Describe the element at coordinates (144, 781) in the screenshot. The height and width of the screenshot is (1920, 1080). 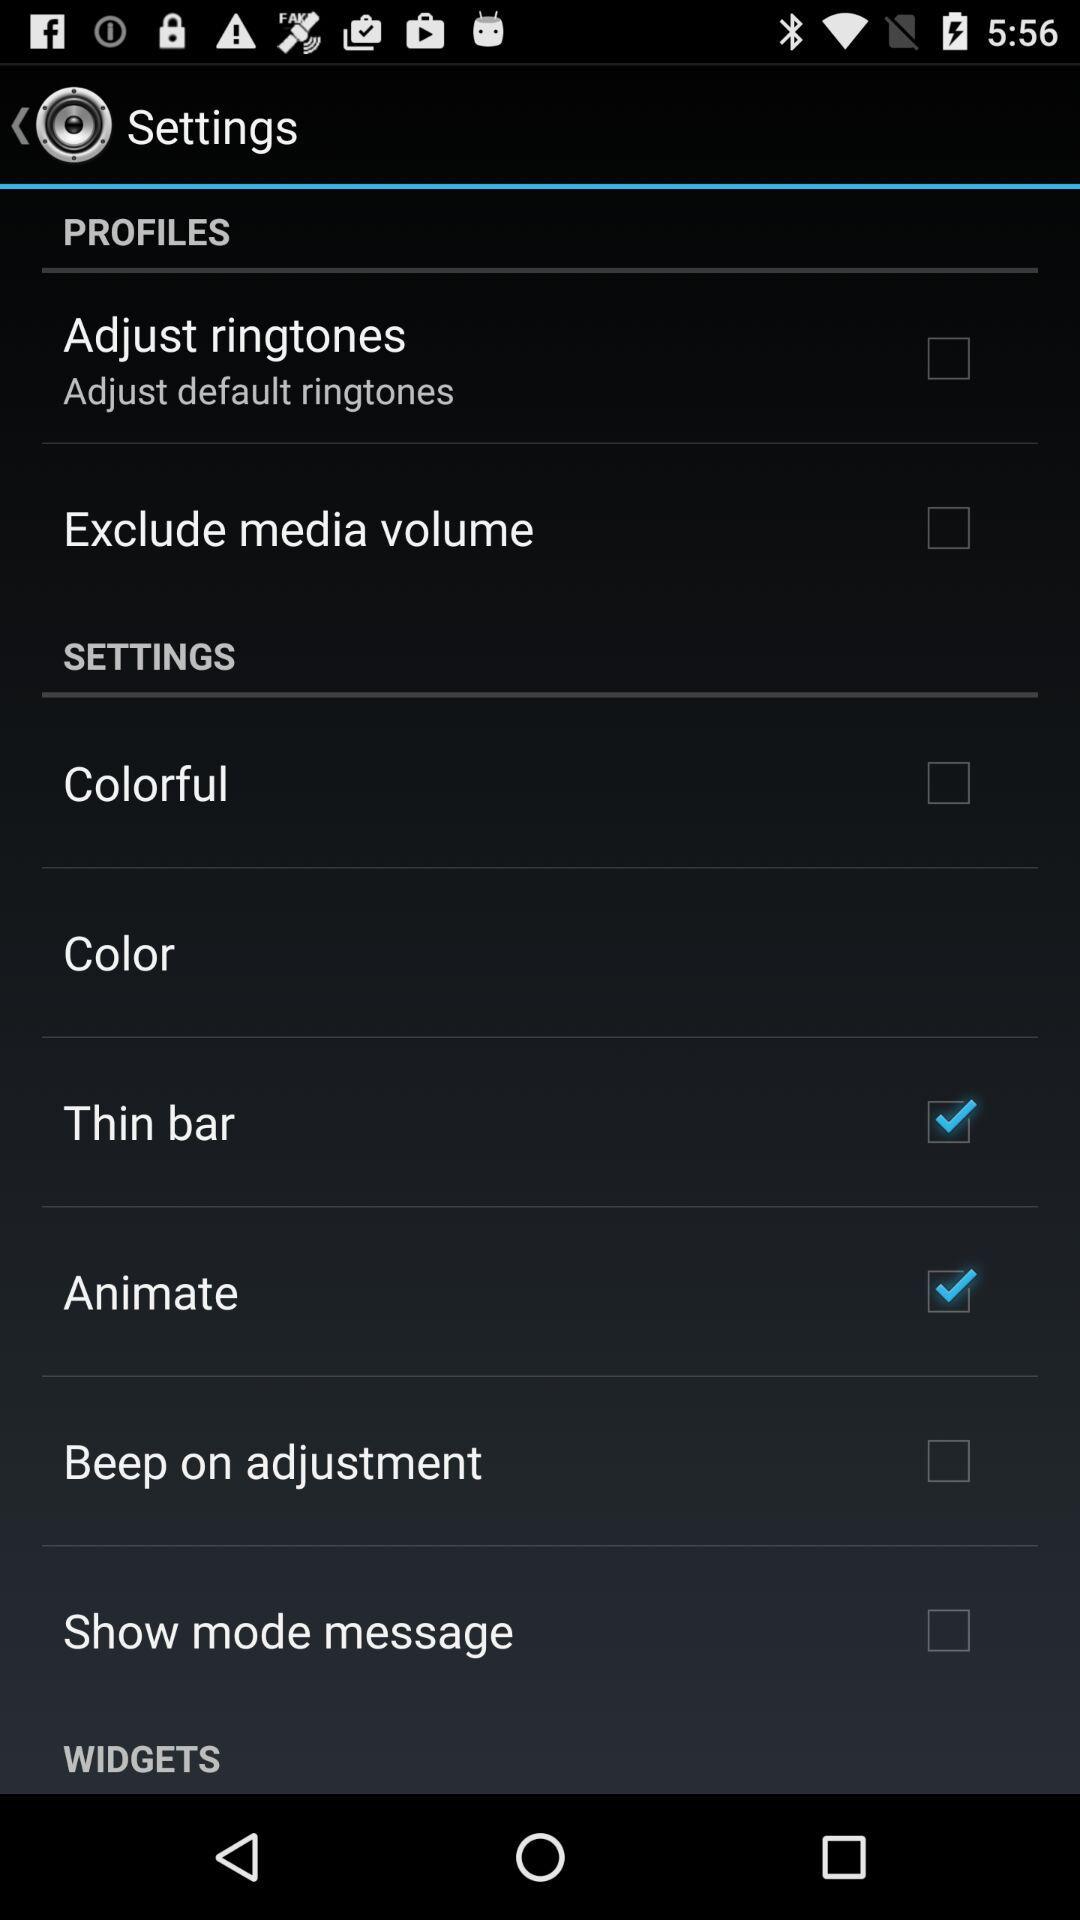
I see `app below settings app` at that location.